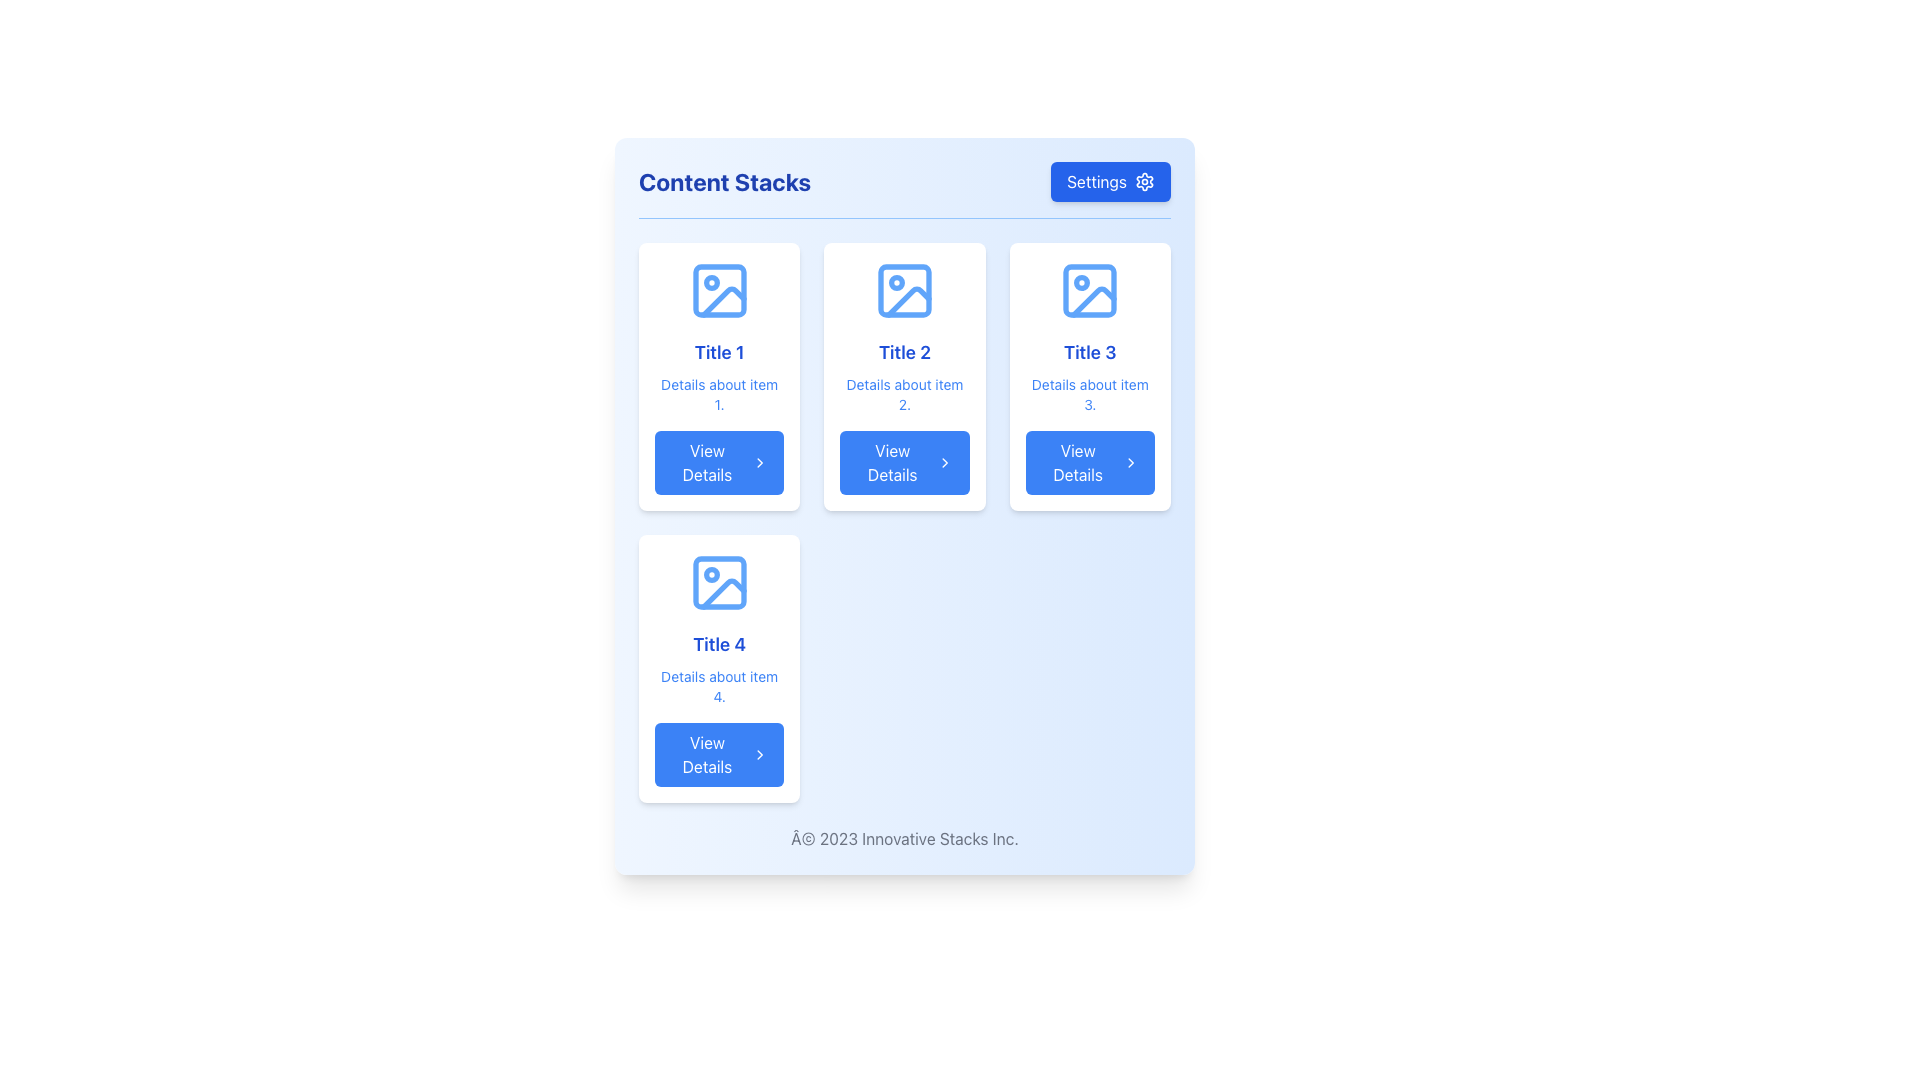 This screenshot has width=1920, height=1080. What do you see at coordinates (1145, 181) in the screenshot?
I see `the gear-shaped icon next to the 'Settings' button, which has a blue background and white border` at bounding box center [1145, 181].